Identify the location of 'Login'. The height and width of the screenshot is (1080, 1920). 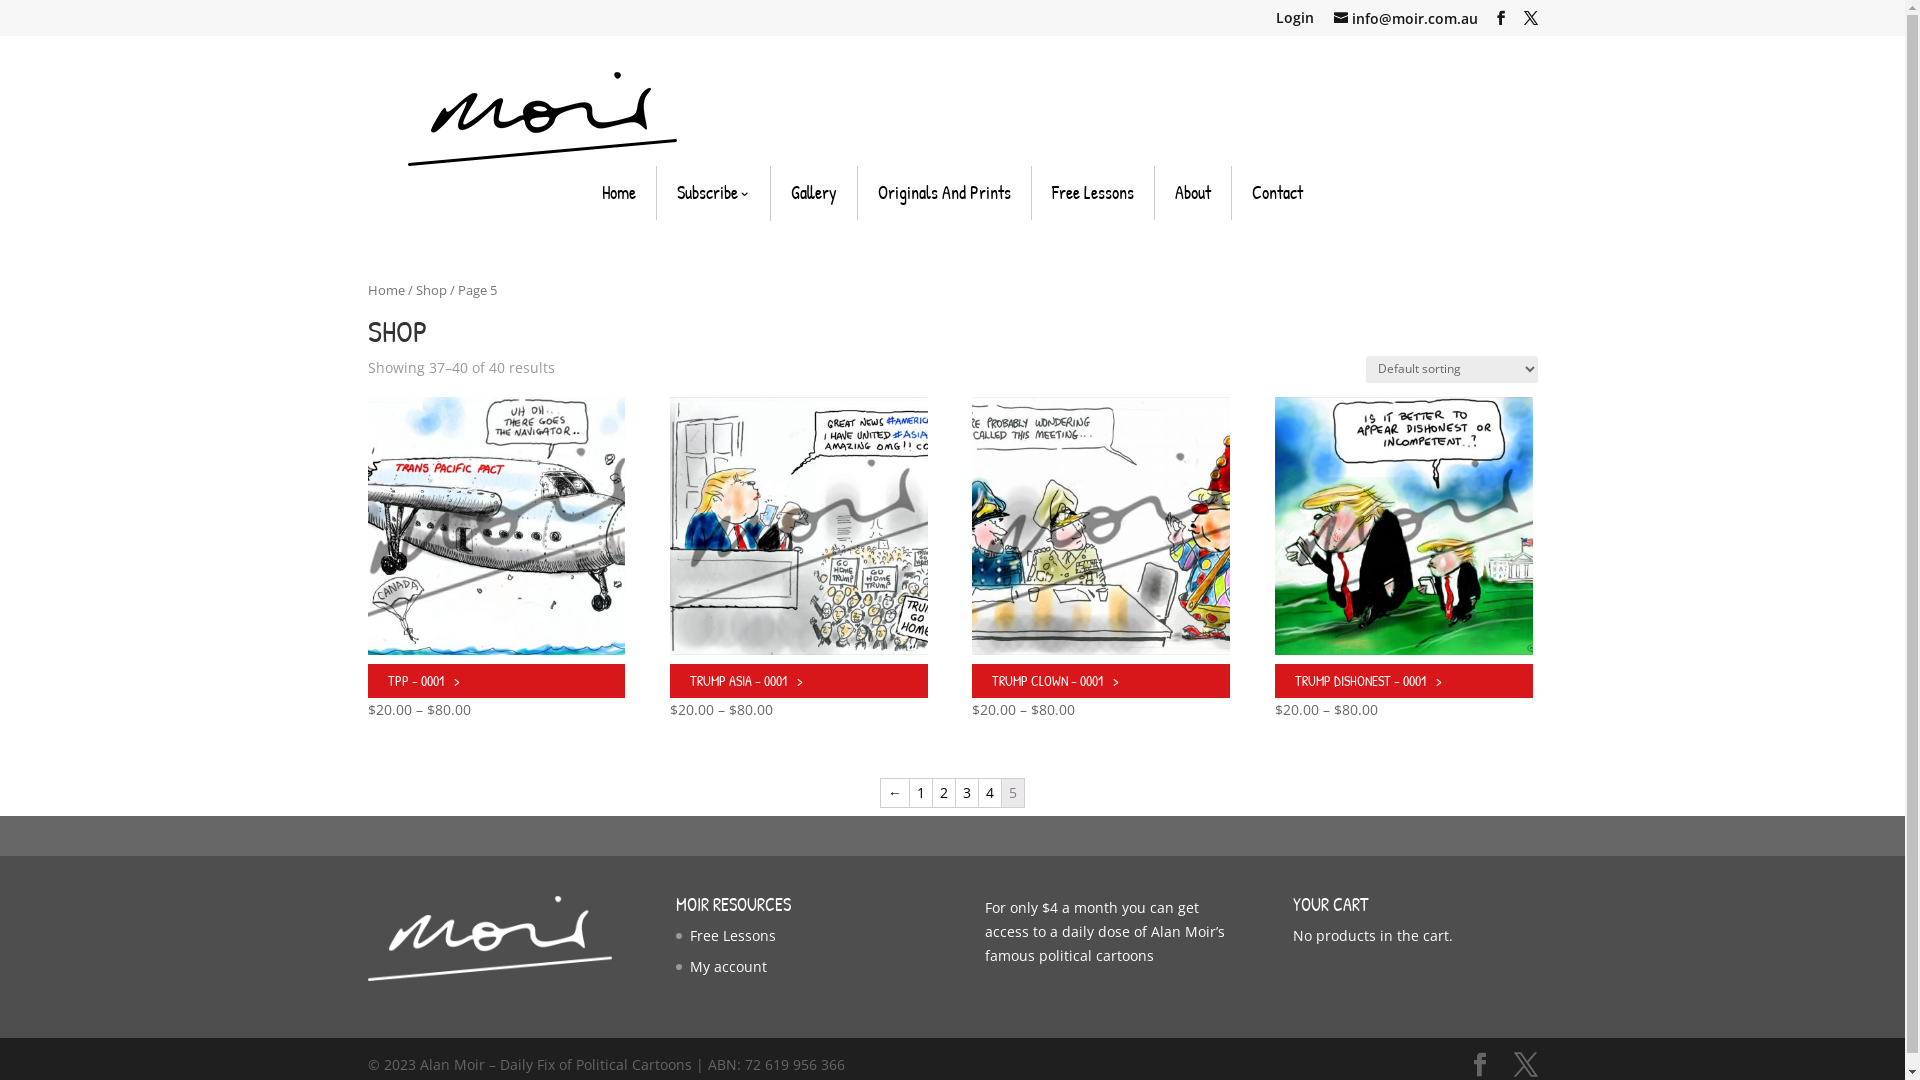
(1295, 17).